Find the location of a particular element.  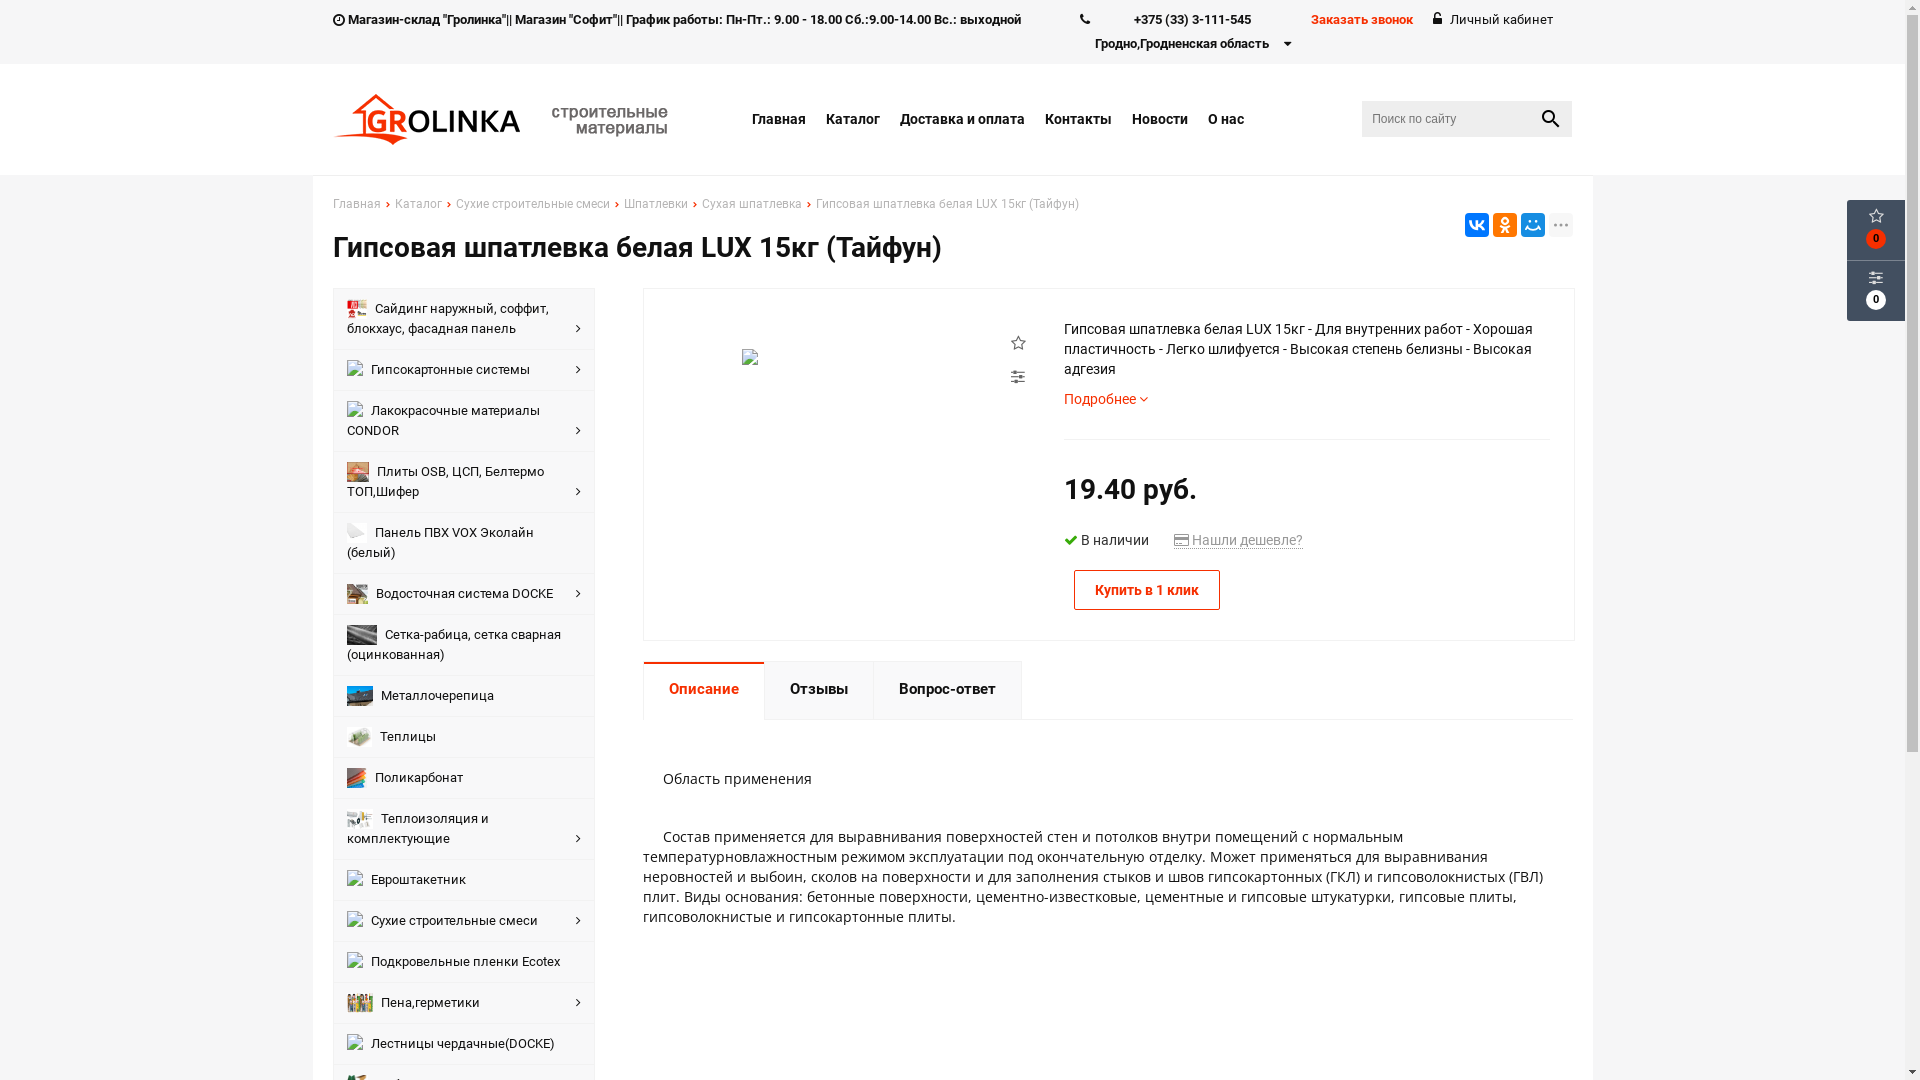

'search' is located at coordinates (1549, 119).